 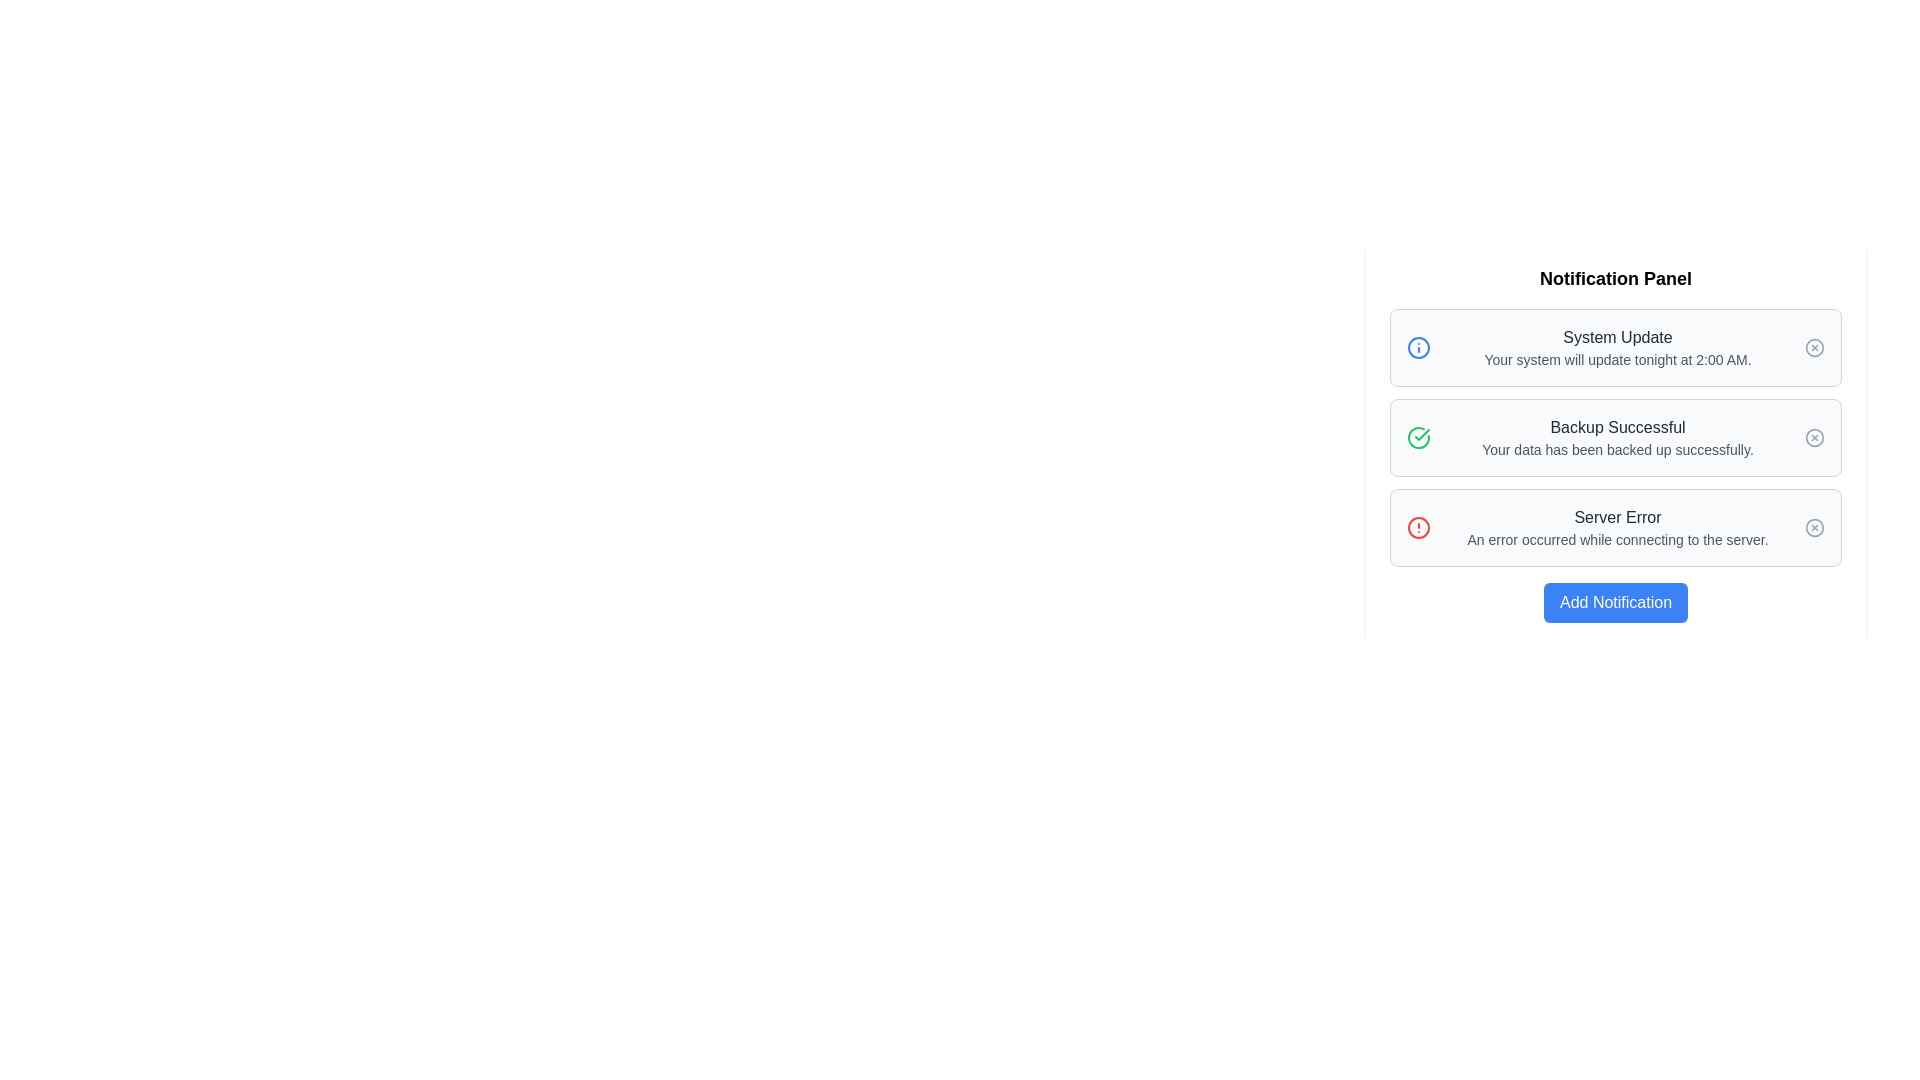 What do you see at coordinates (1418, 346) in the screenshot?
I see `the circular information icon with a blue border located at the top left corner of the 'System Update' box in the notification list` at bounding box center [1418, 346].